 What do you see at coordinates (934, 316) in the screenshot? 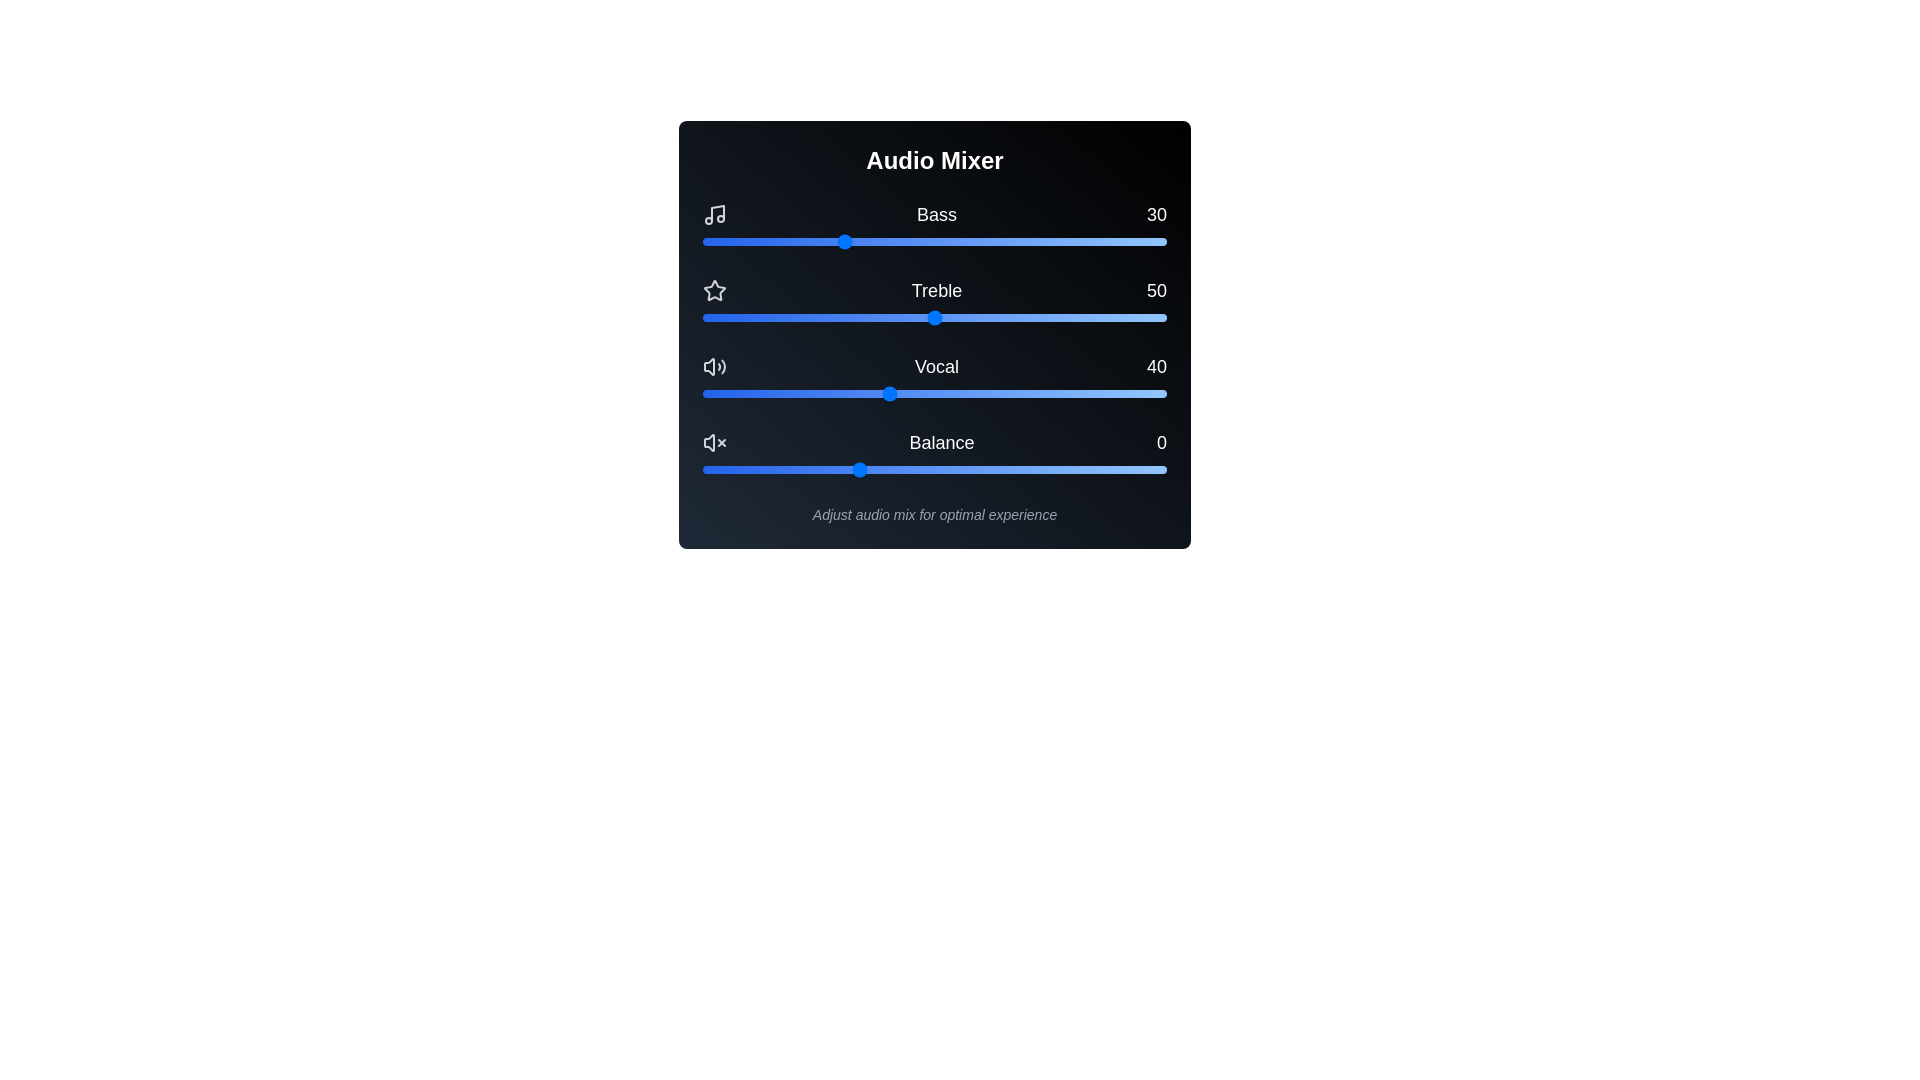
I see `the Treble slider to set the treble level to 50` at bounding box center [934, 316].